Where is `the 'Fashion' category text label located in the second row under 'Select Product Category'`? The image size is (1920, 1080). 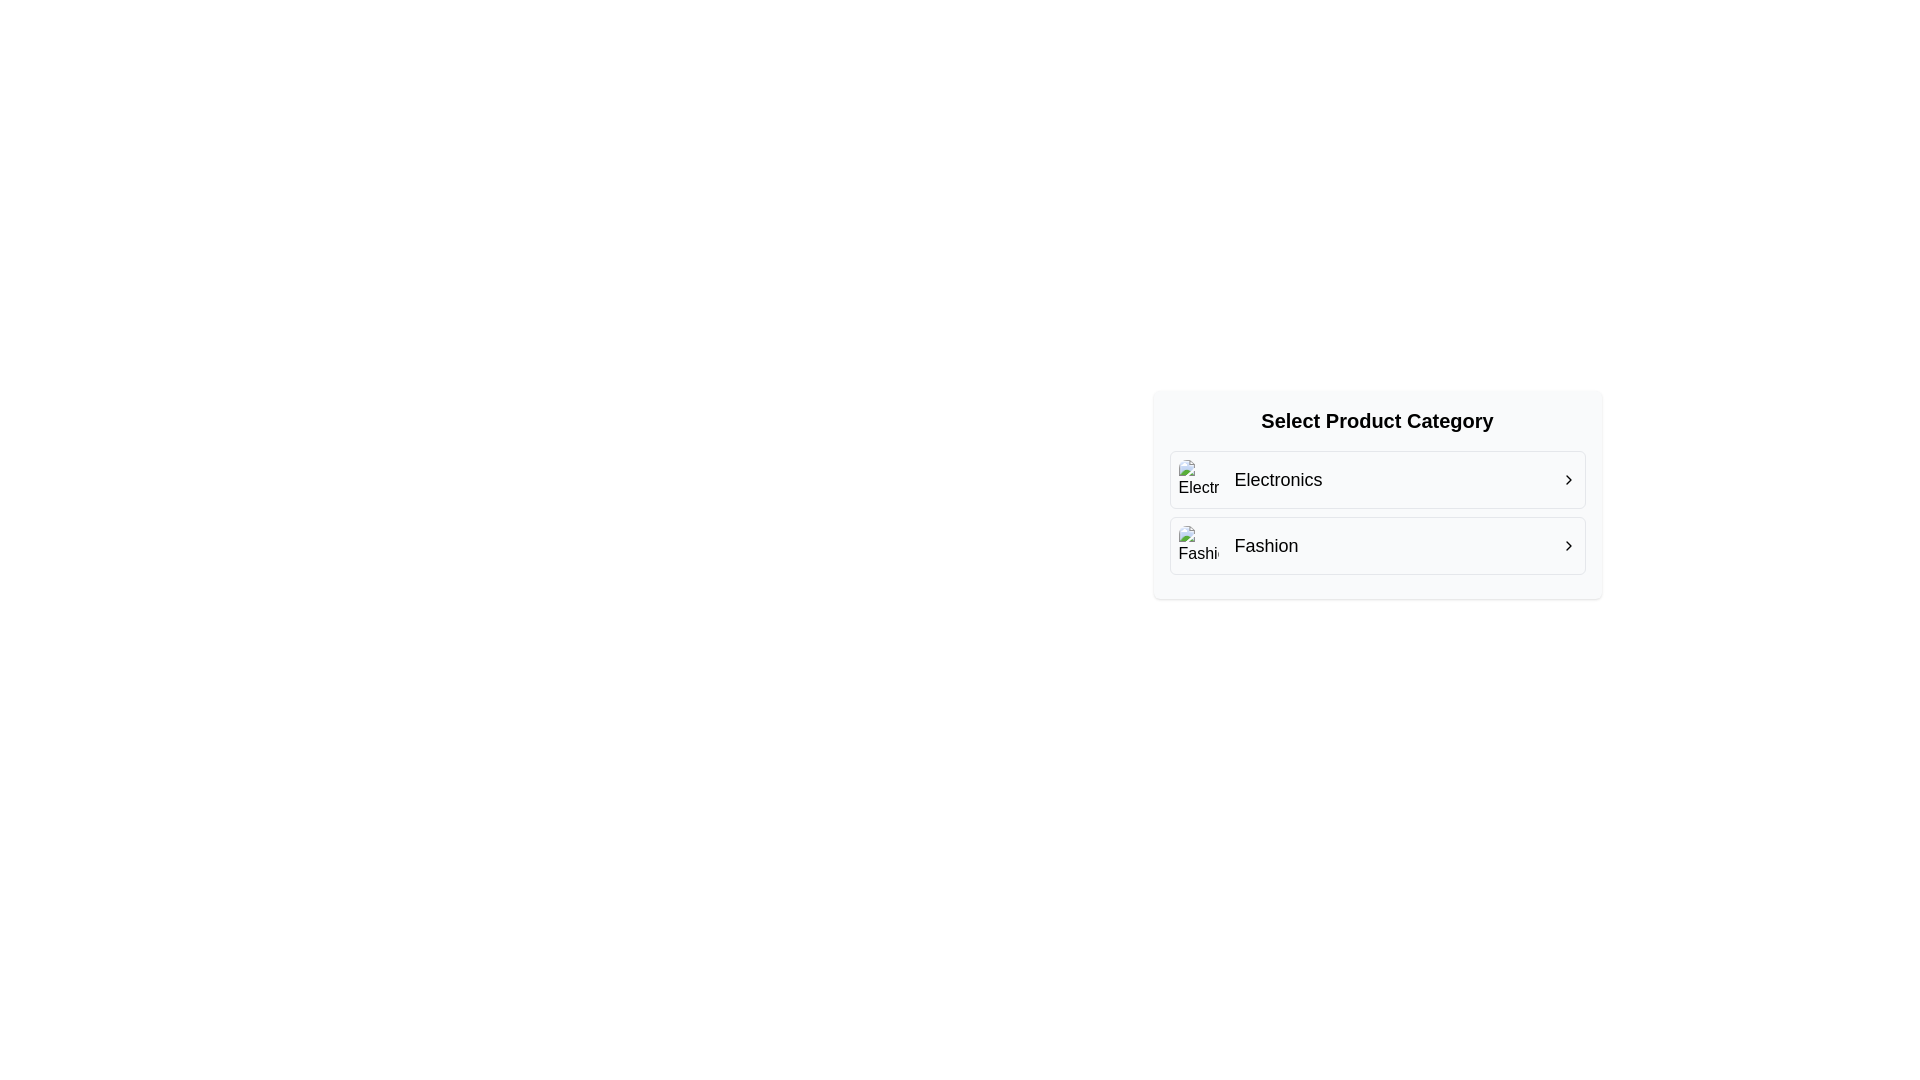
the 'Fashion' category text label located in the second row under 'Select Product Category' is located at coordinates (1265, 546).